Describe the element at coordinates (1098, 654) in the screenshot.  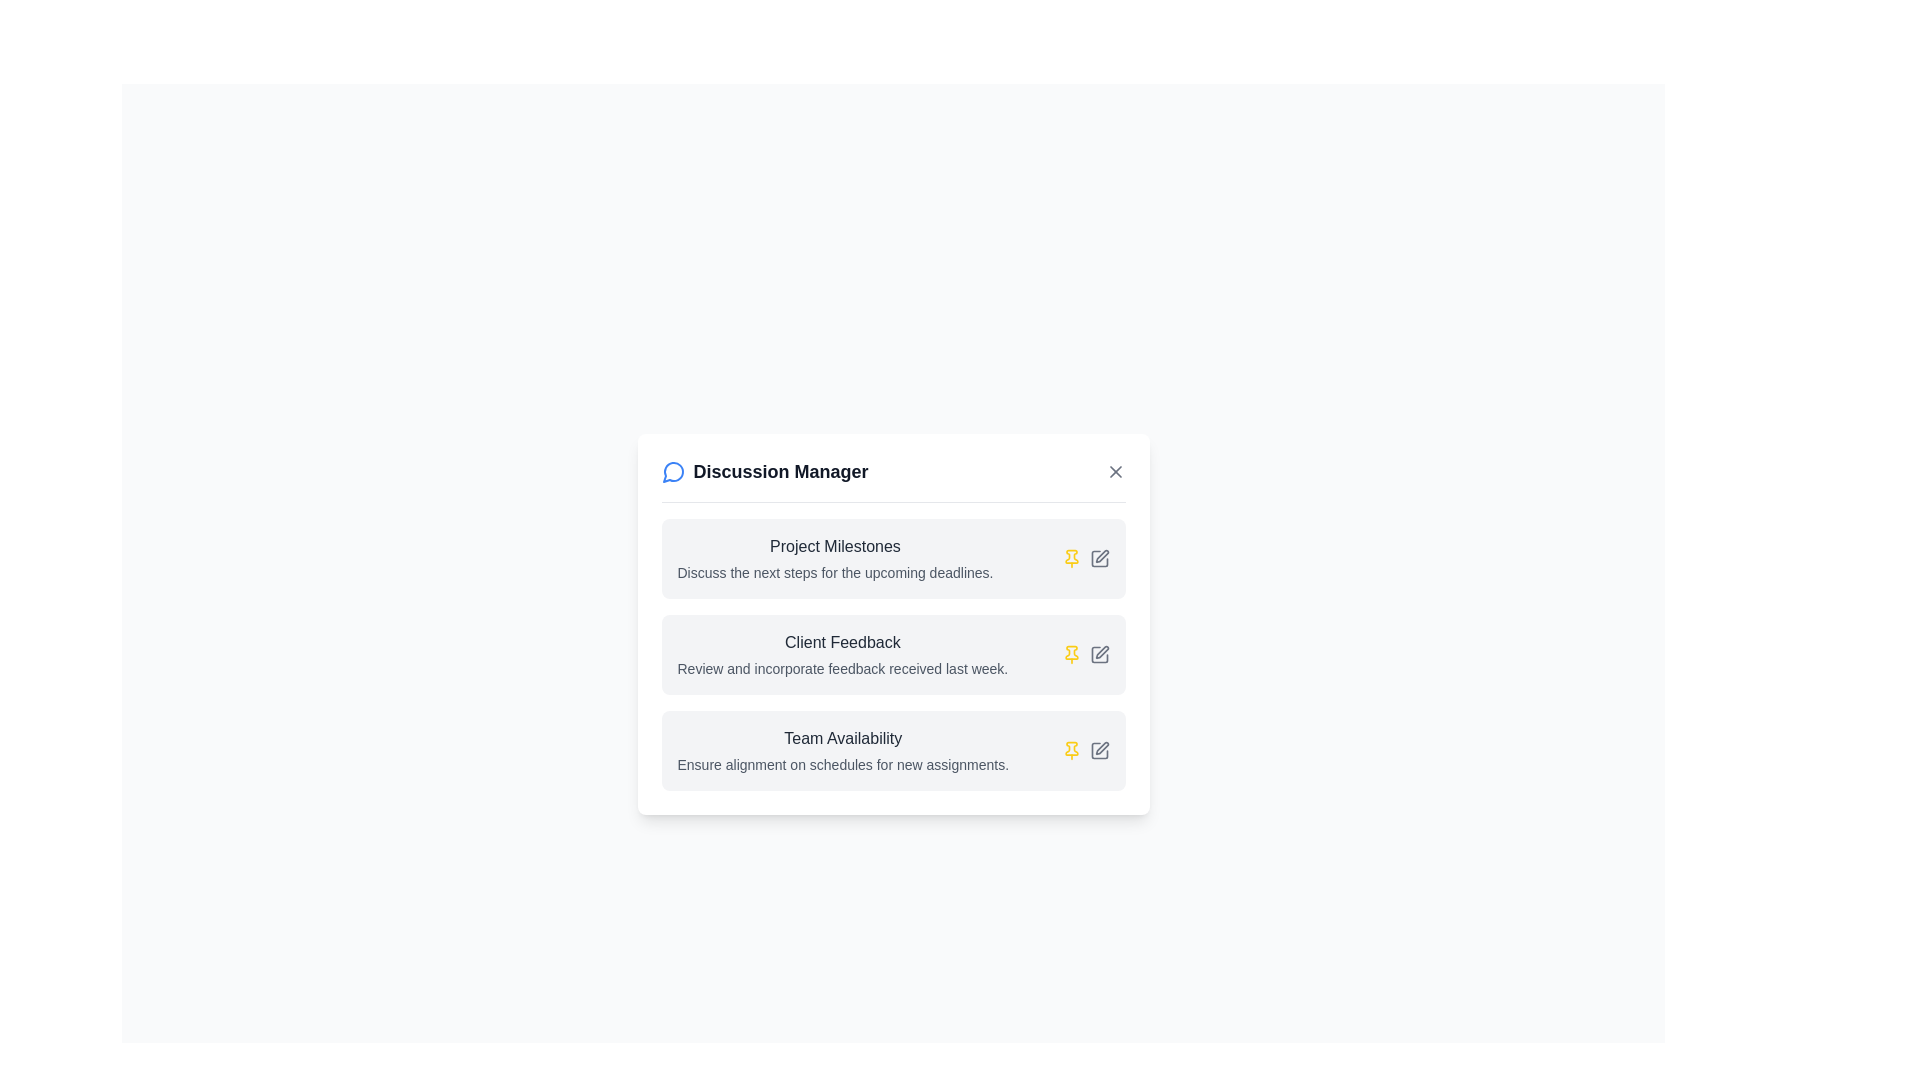
I see `the Icon button located in the top-right corner of the 'Client Feedback' row` at that location.